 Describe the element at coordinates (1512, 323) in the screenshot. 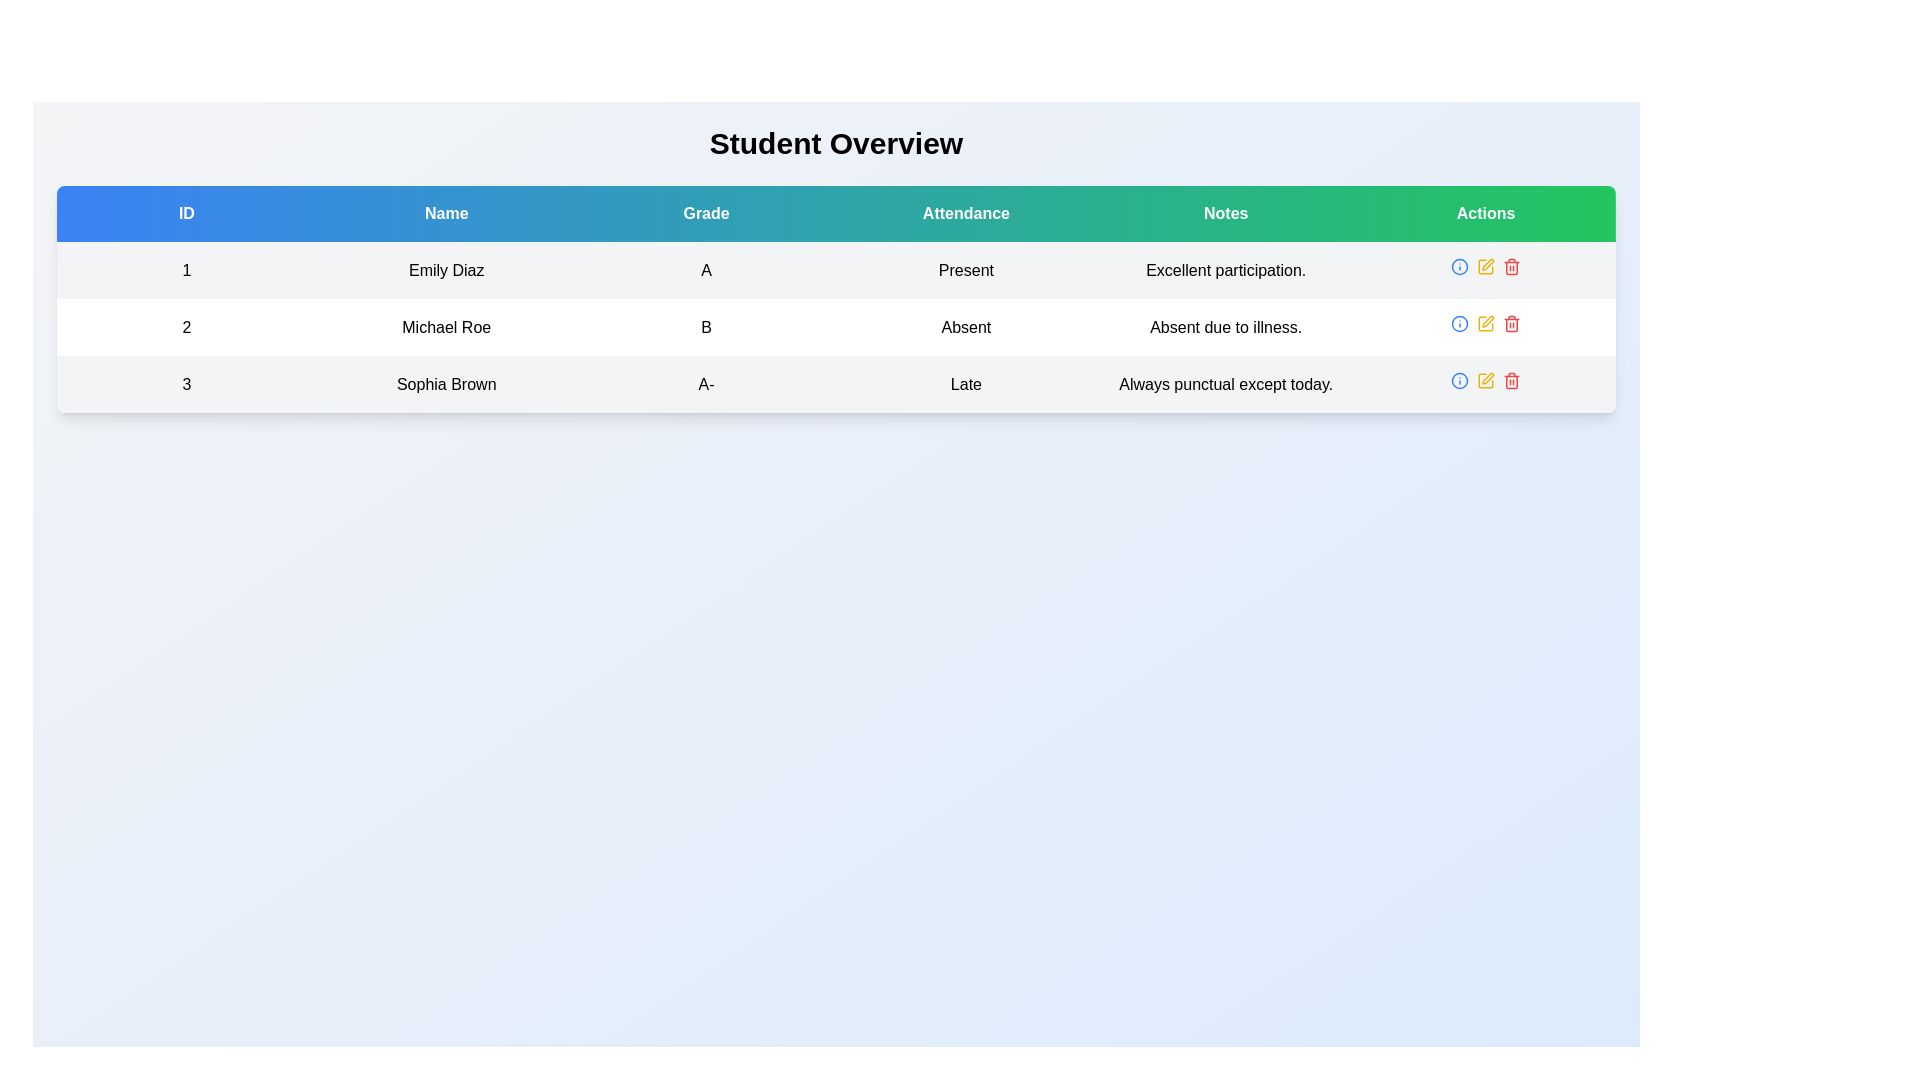

I see `the delete icon located in the rightmost position of the 'Actions' column for the second data row` at that location.